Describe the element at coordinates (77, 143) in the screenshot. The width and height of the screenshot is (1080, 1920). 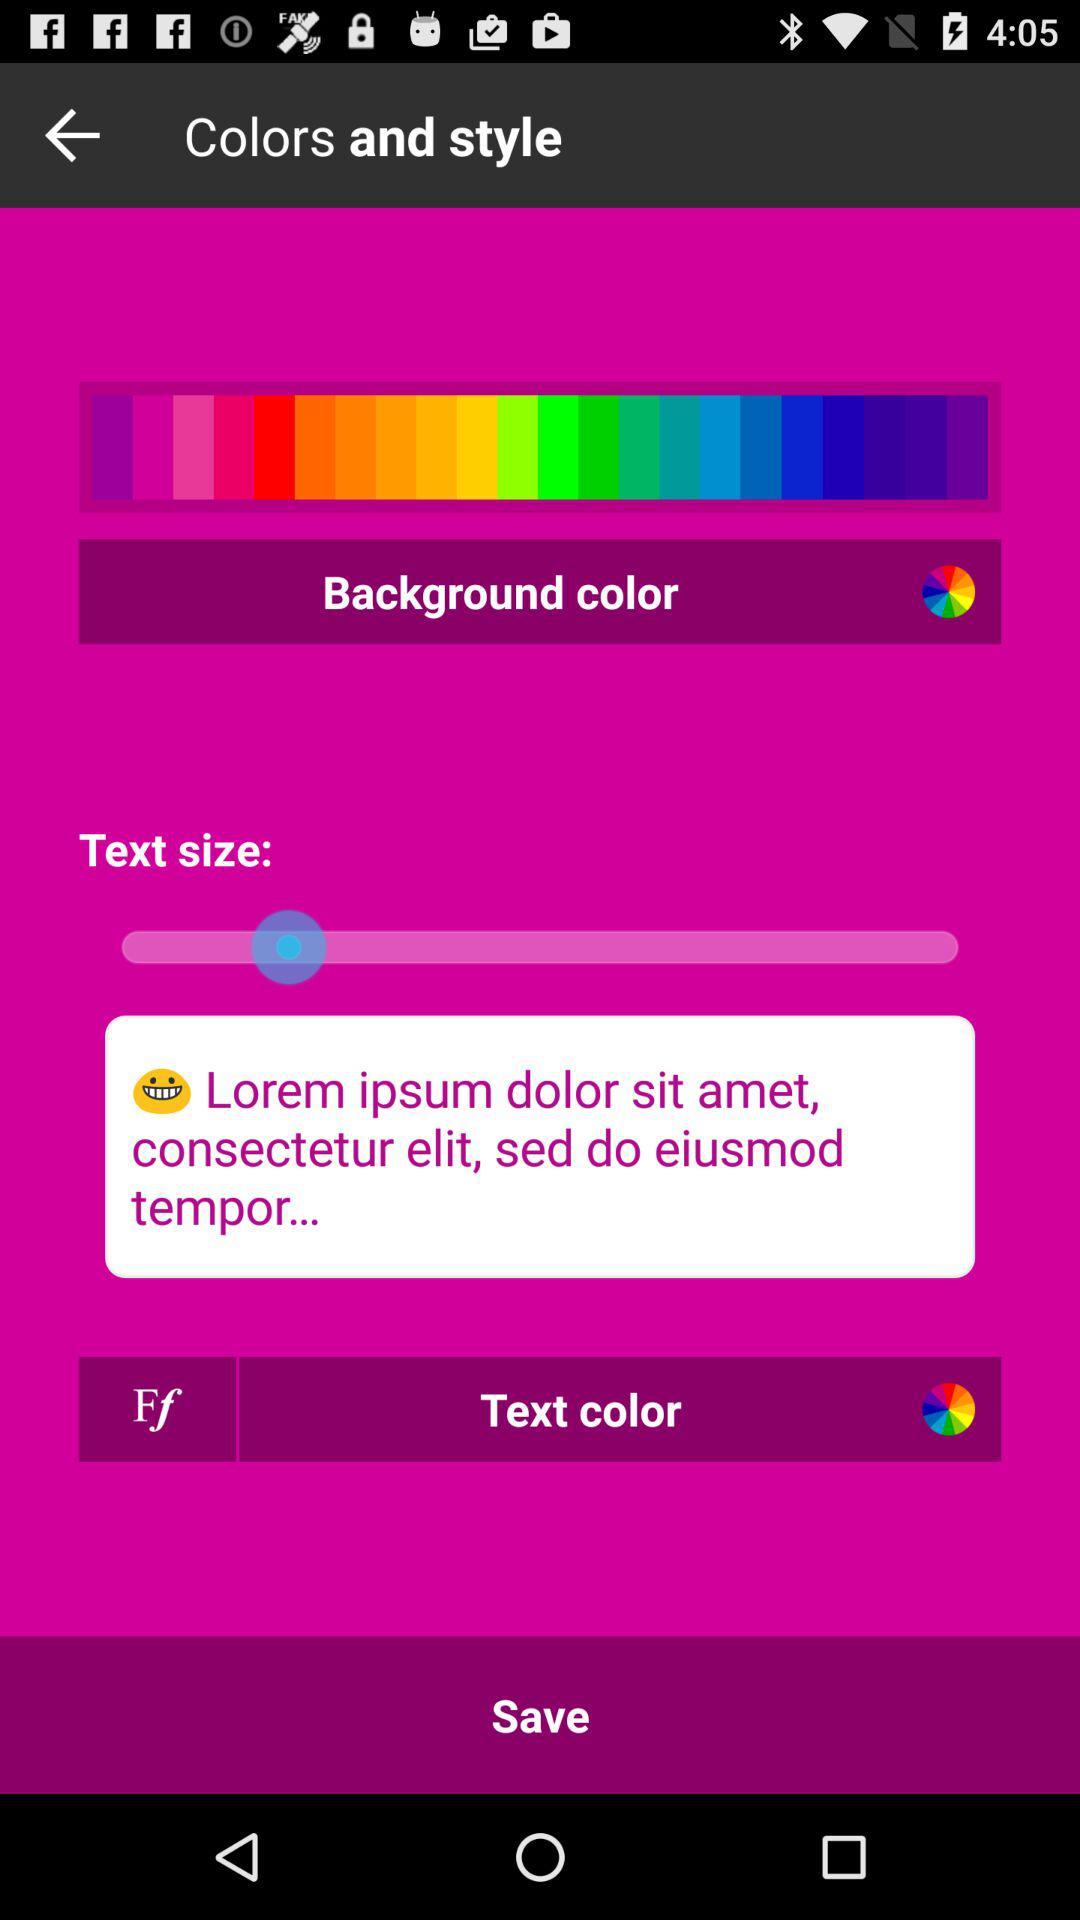
I see `the arrow_backward icon` at that location.